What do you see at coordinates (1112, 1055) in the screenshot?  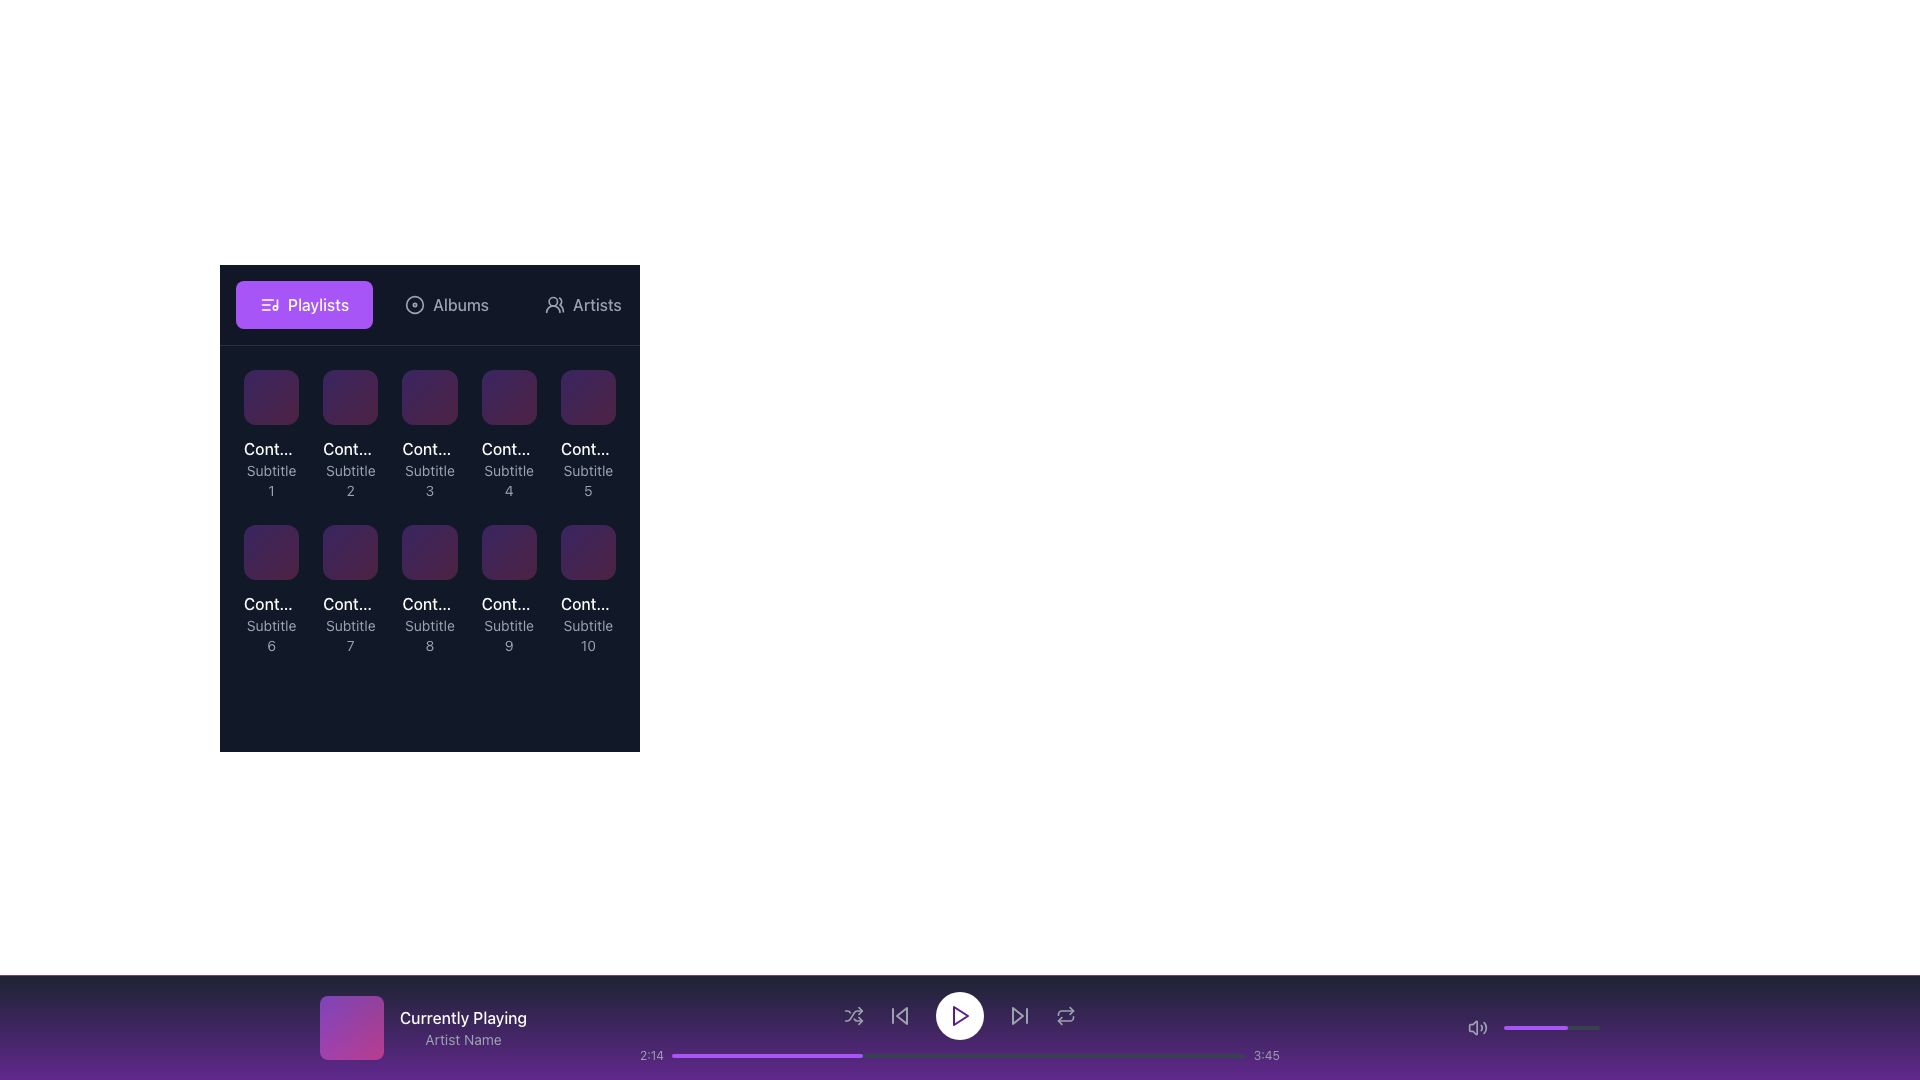 I see `the playback position` at bounding box center [1112, 1055].